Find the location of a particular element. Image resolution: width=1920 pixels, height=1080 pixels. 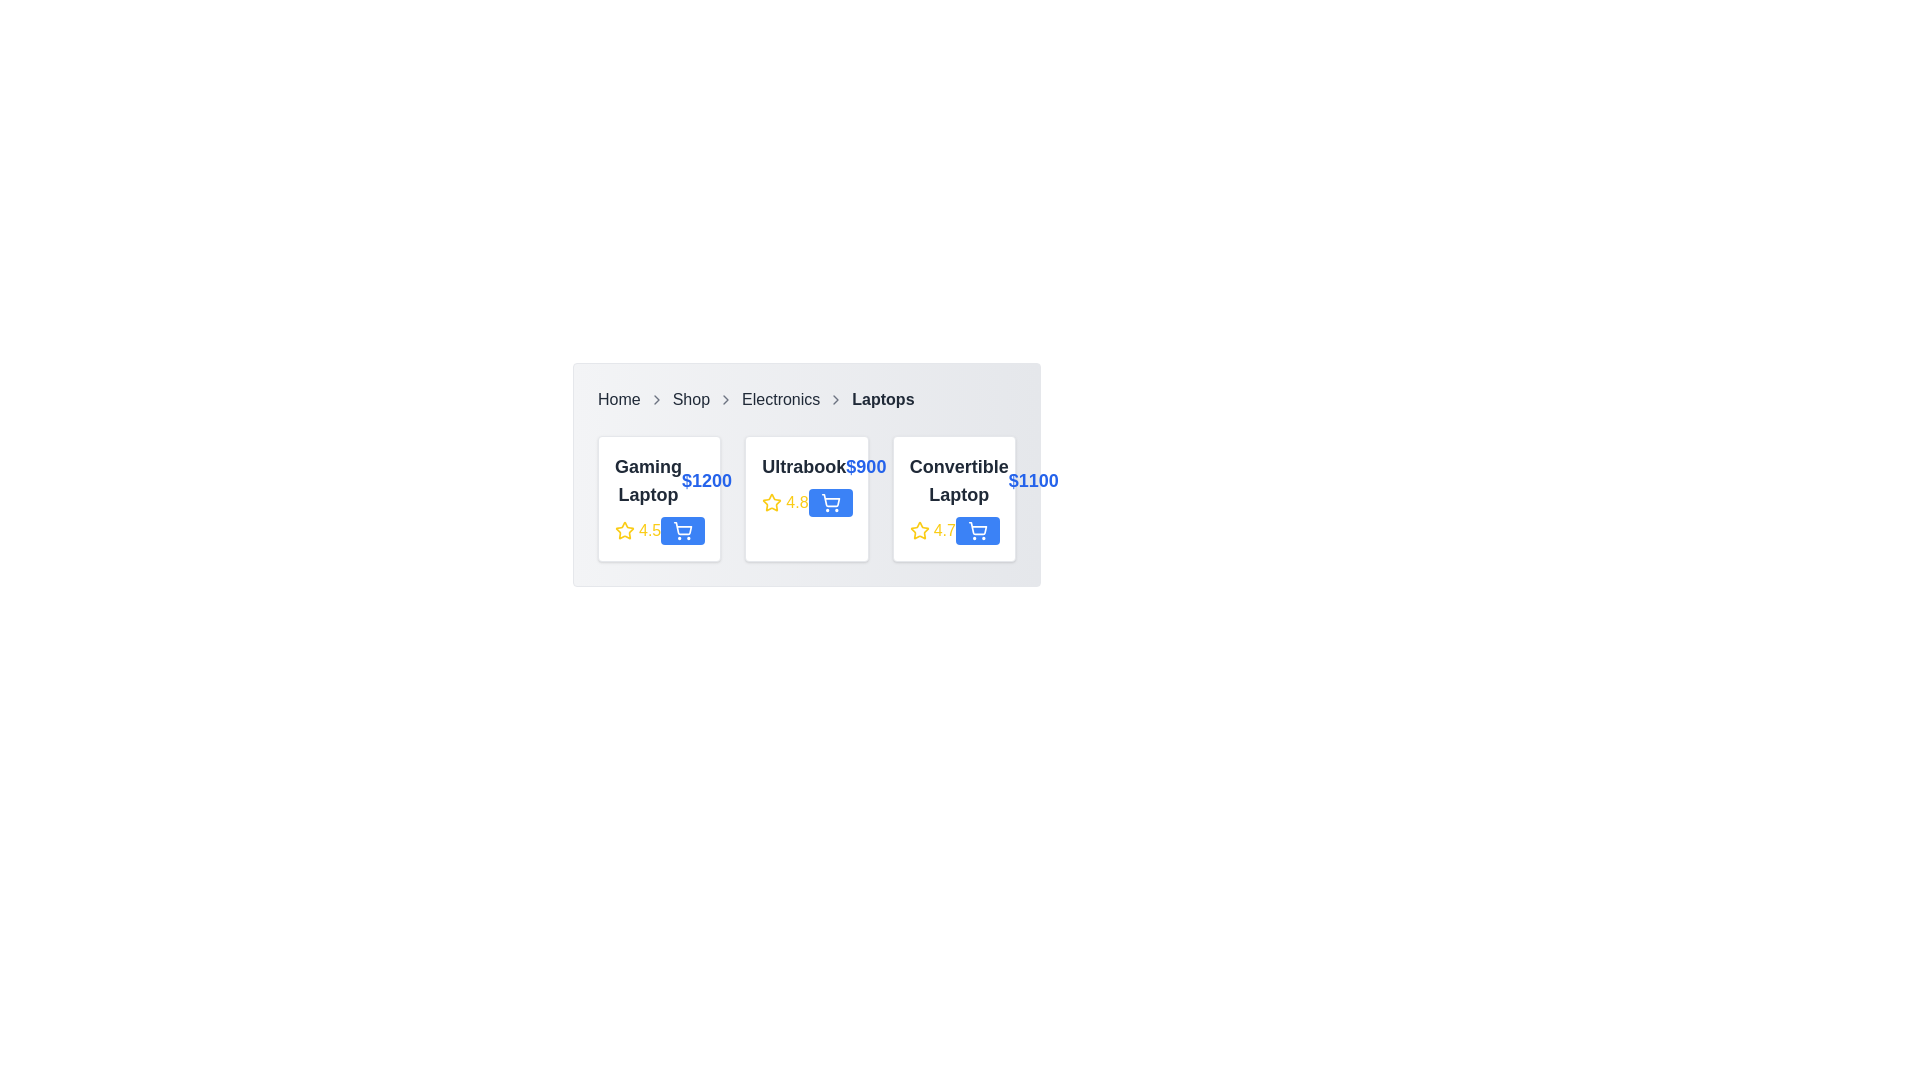

the blue cart button located on the card displaying 'Ultrabook', which is the second item in the grid layout is located at coordinates (806, 497).